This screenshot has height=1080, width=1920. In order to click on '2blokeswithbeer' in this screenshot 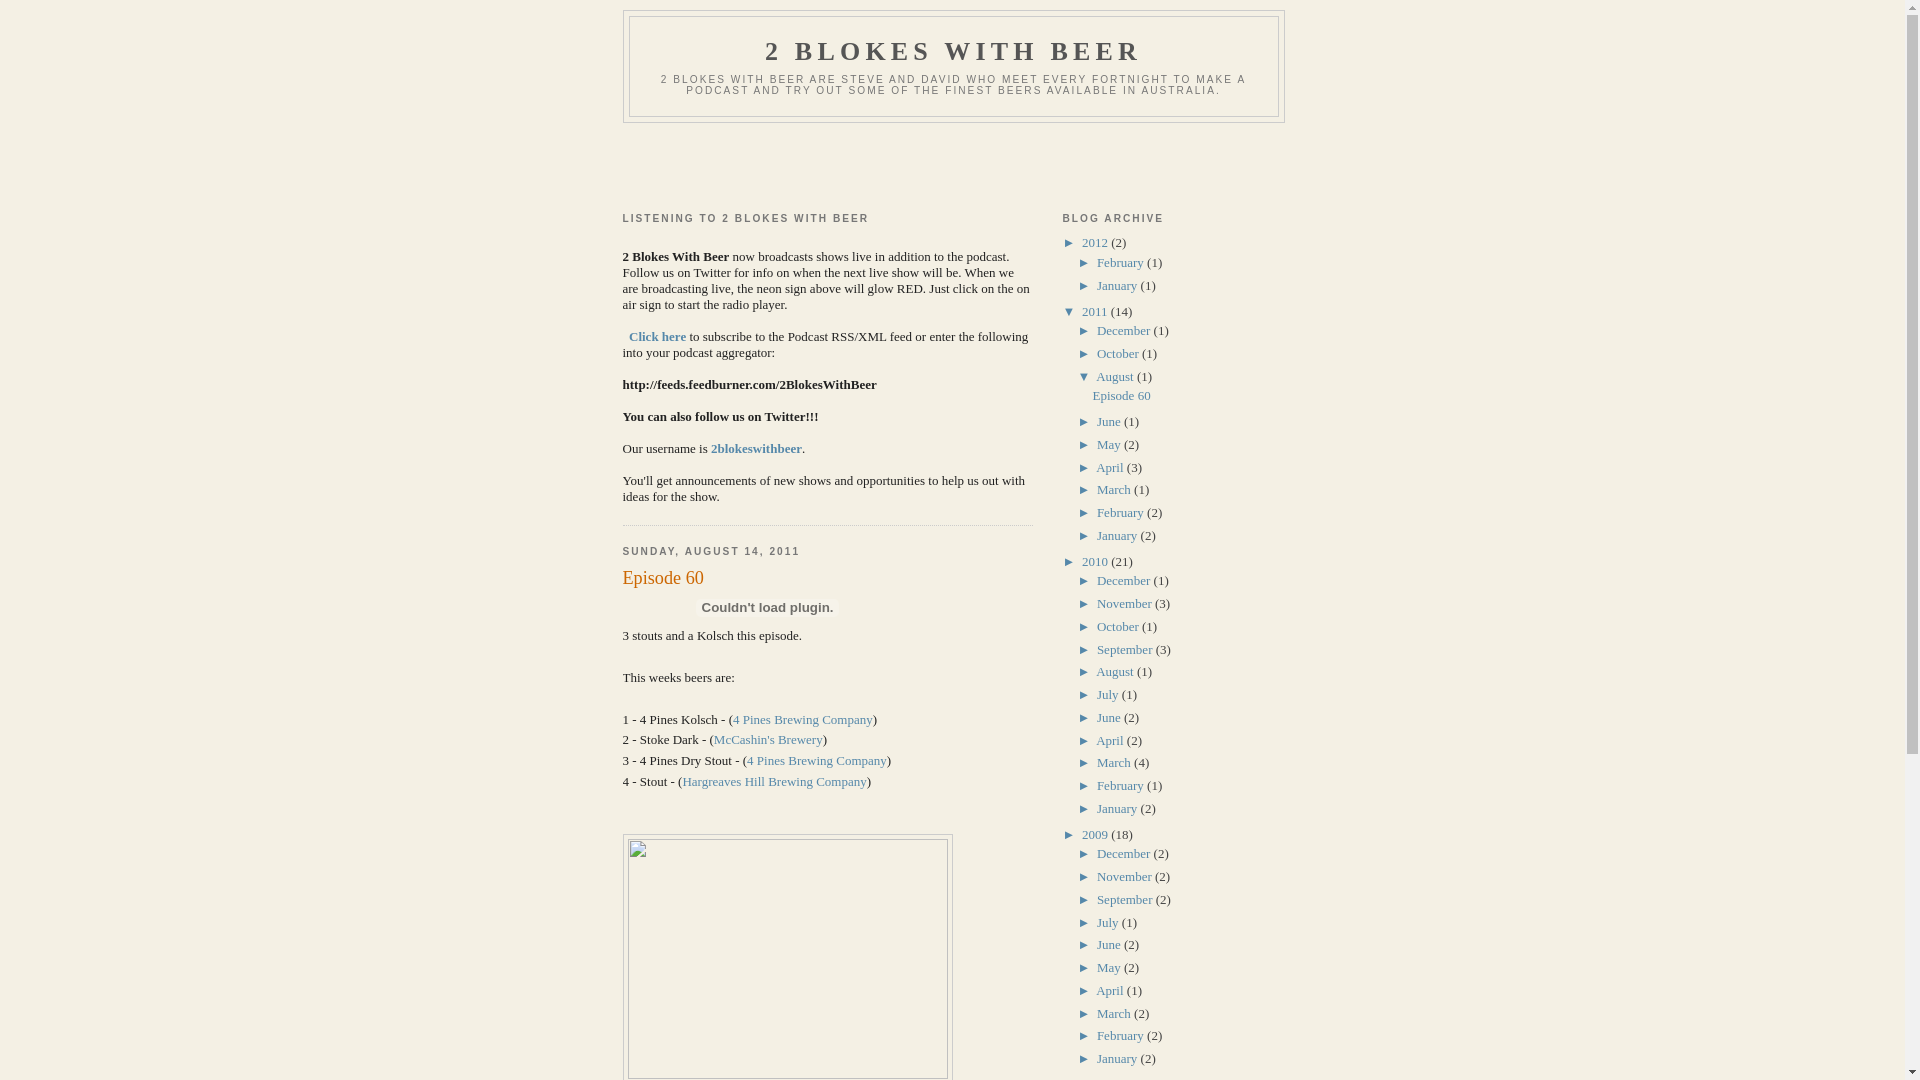, I will do `click(755, 447)`.